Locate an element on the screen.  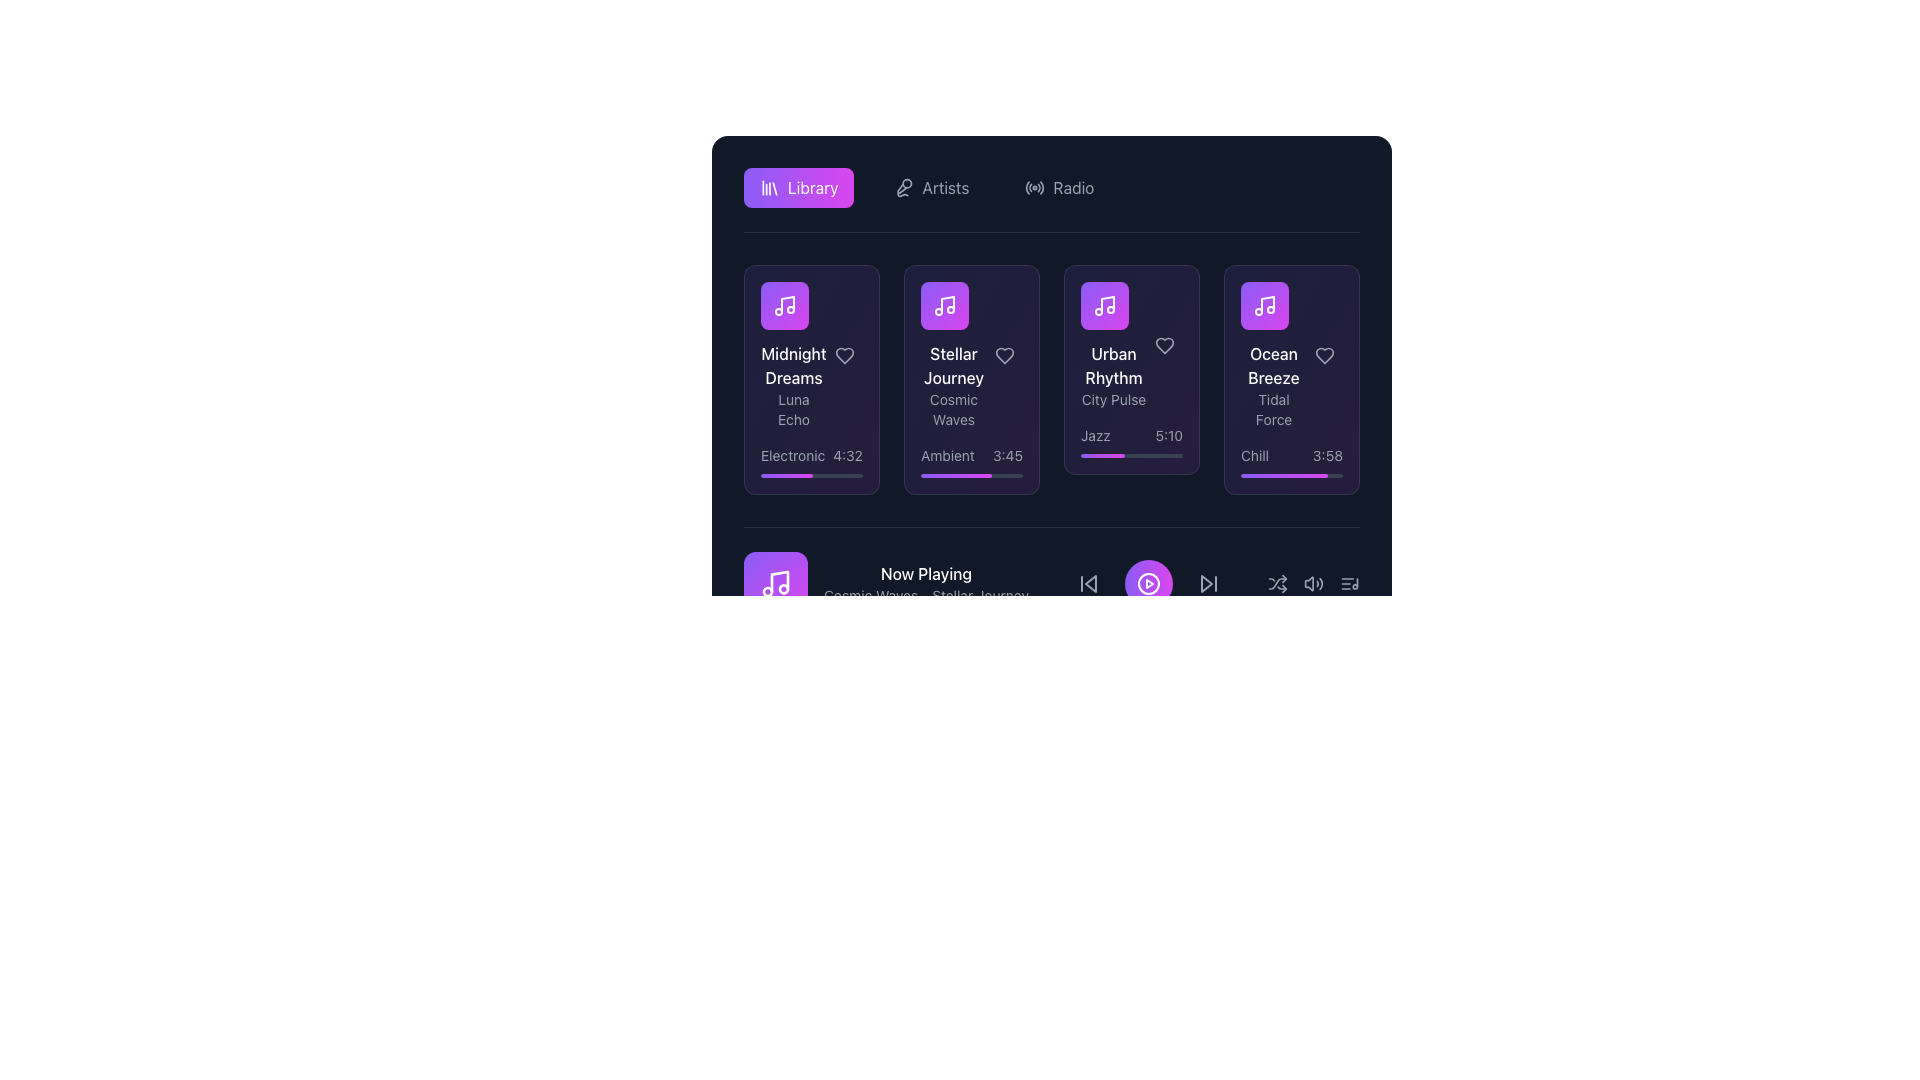
the play button located as the third button from the left in a horizontal row of controls at the bottom center of the interface is located at coordinates (1148, 583).